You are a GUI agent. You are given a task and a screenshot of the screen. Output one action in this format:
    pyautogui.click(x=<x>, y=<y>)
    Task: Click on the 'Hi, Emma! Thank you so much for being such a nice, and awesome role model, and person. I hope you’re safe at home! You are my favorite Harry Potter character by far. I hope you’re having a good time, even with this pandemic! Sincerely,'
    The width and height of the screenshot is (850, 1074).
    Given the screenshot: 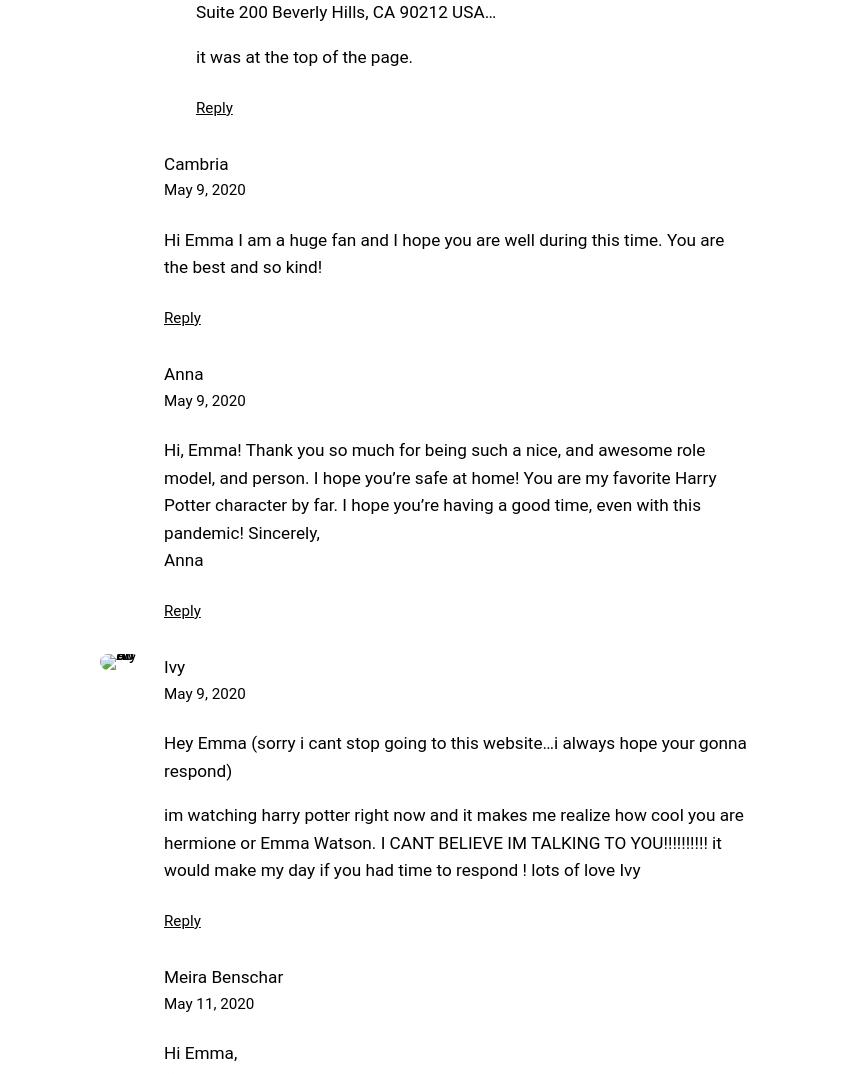 What is the action you would take?
    pyautogui.click(x=438, y=491)
    